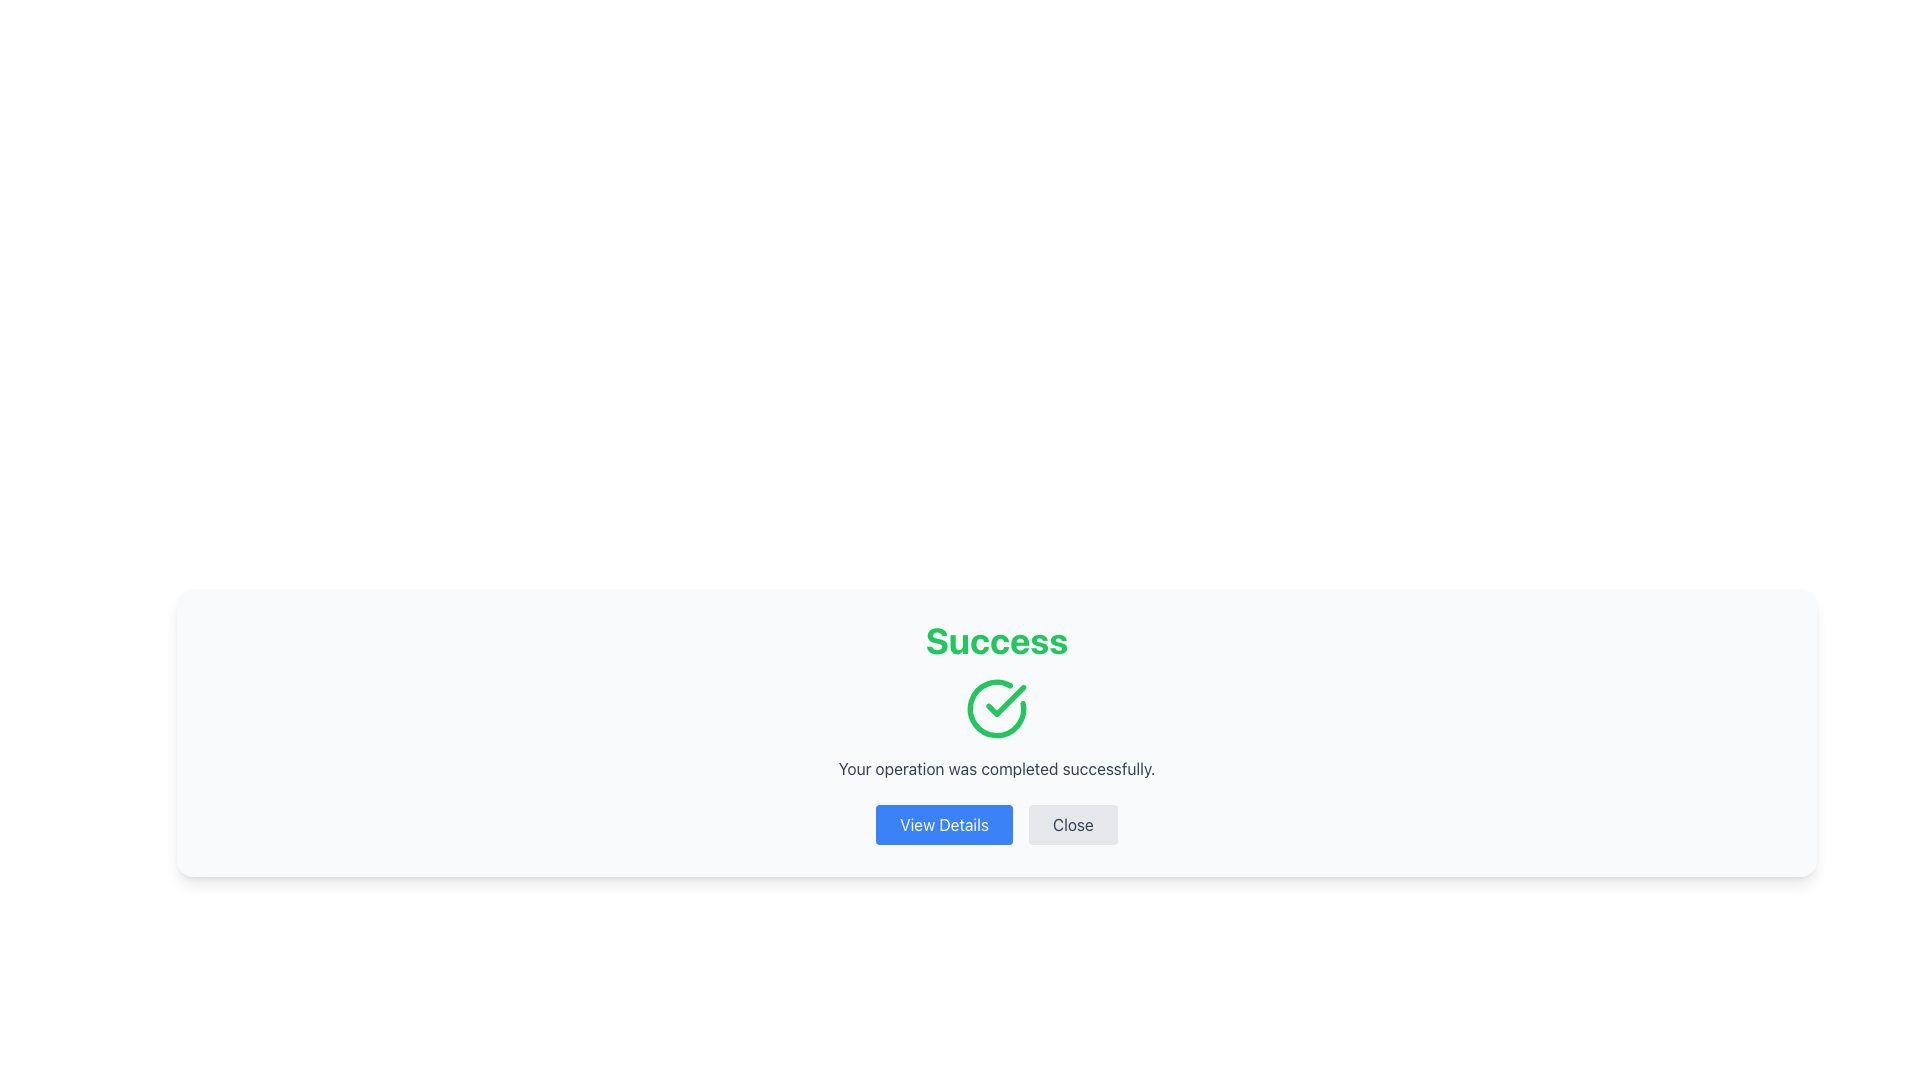 This screenshot has width=1920, height=1080. Describe the element at coordinates (997, 708) in the screenshot. I see `the green circular icon with a checkmark indicating success, which is positioned below the 'Success' text and above the message stating 'Your operation was completed successfully.'` at that location.